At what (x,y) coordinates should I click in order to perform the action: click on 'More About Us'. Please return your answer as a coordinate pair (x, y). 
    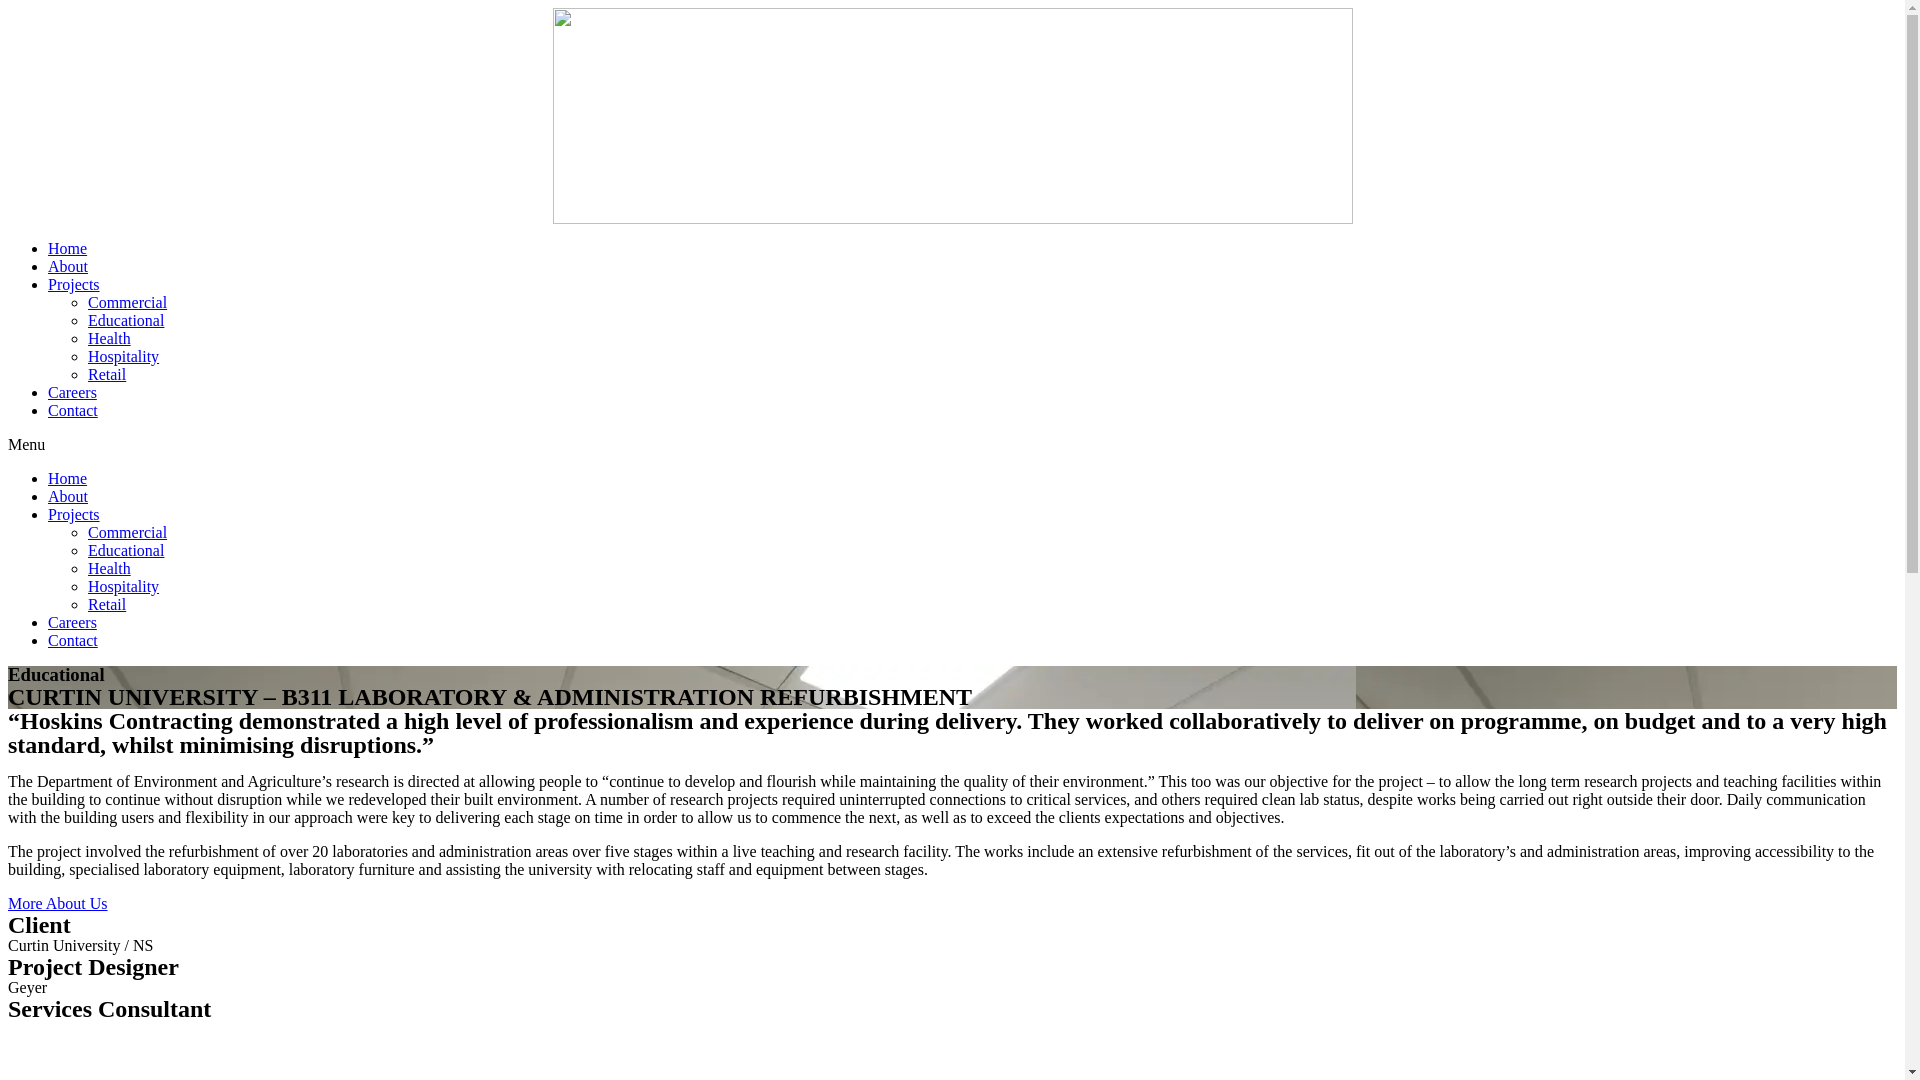
    Looking at the image, I should click on (57, 903).